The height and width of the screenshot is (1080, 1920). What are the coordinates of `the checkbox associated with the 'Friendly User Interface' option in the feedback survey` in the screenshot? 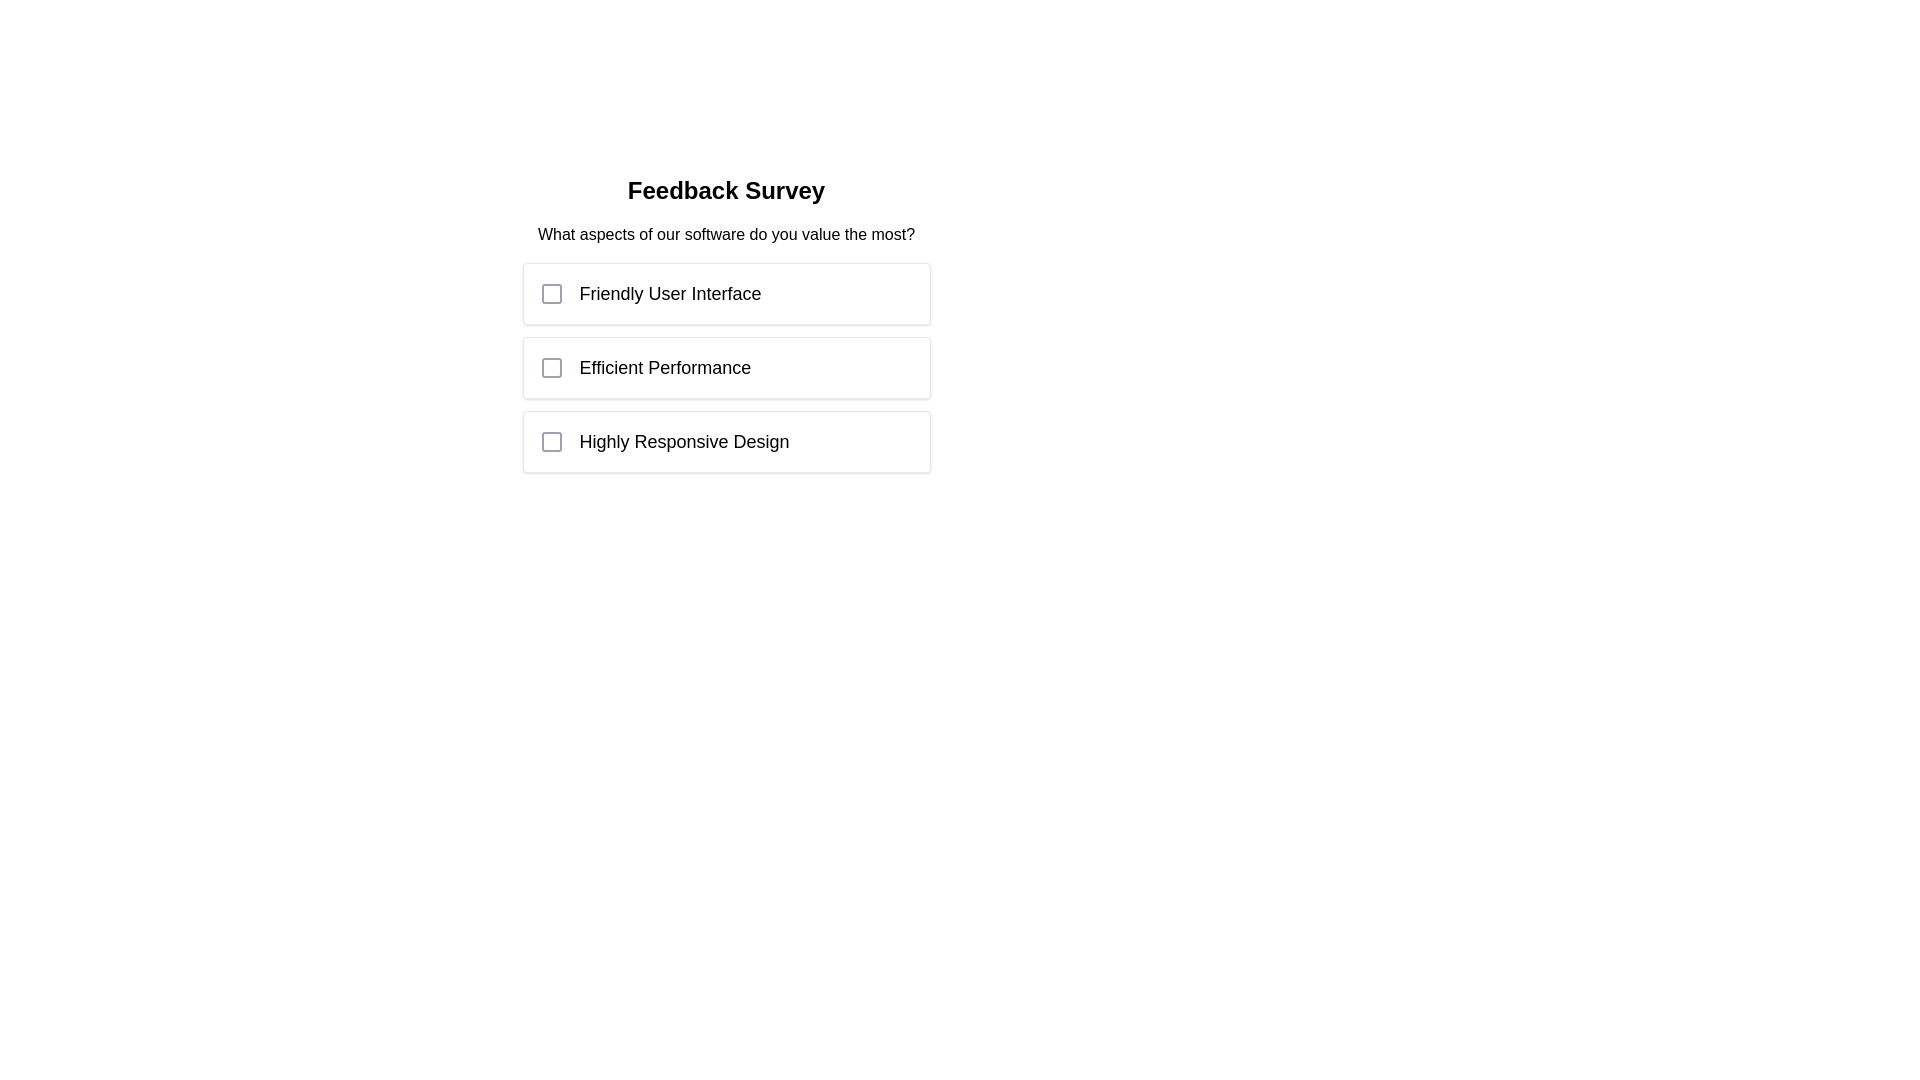 It's located at (551, 293).